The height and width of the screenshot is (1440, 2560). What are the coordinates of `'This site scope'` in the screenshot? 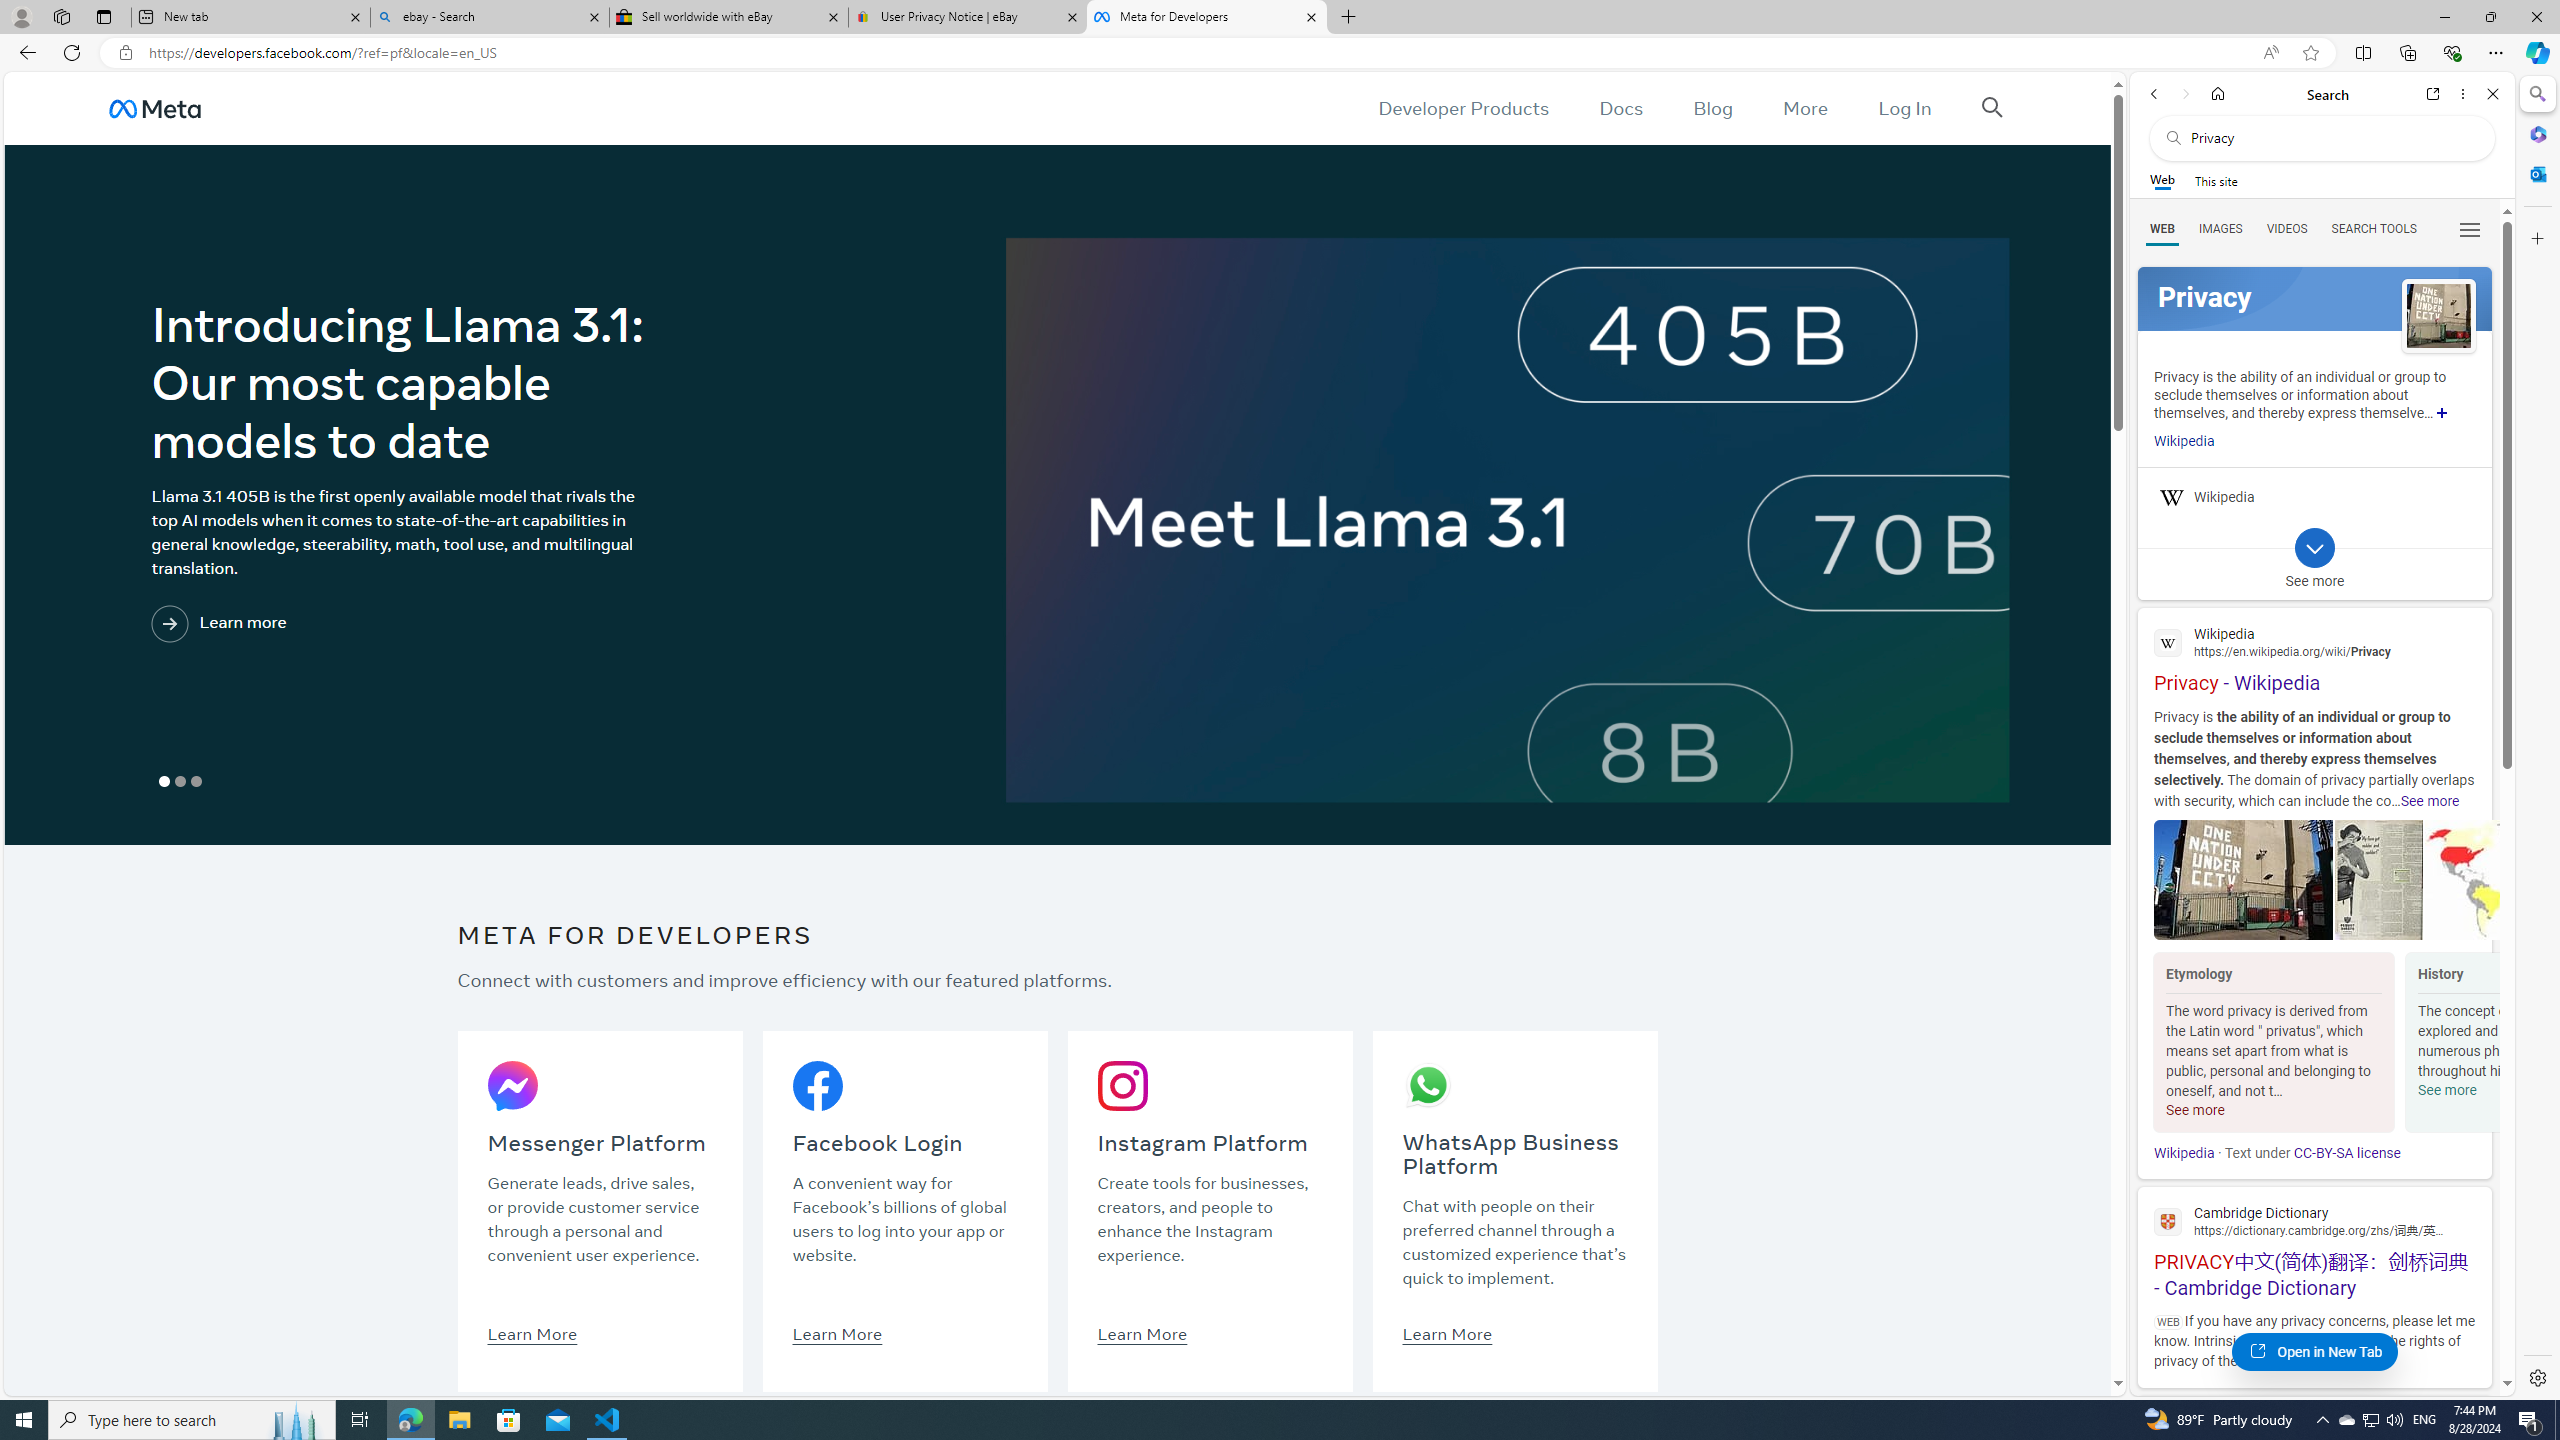 It's located at (2214, 180).